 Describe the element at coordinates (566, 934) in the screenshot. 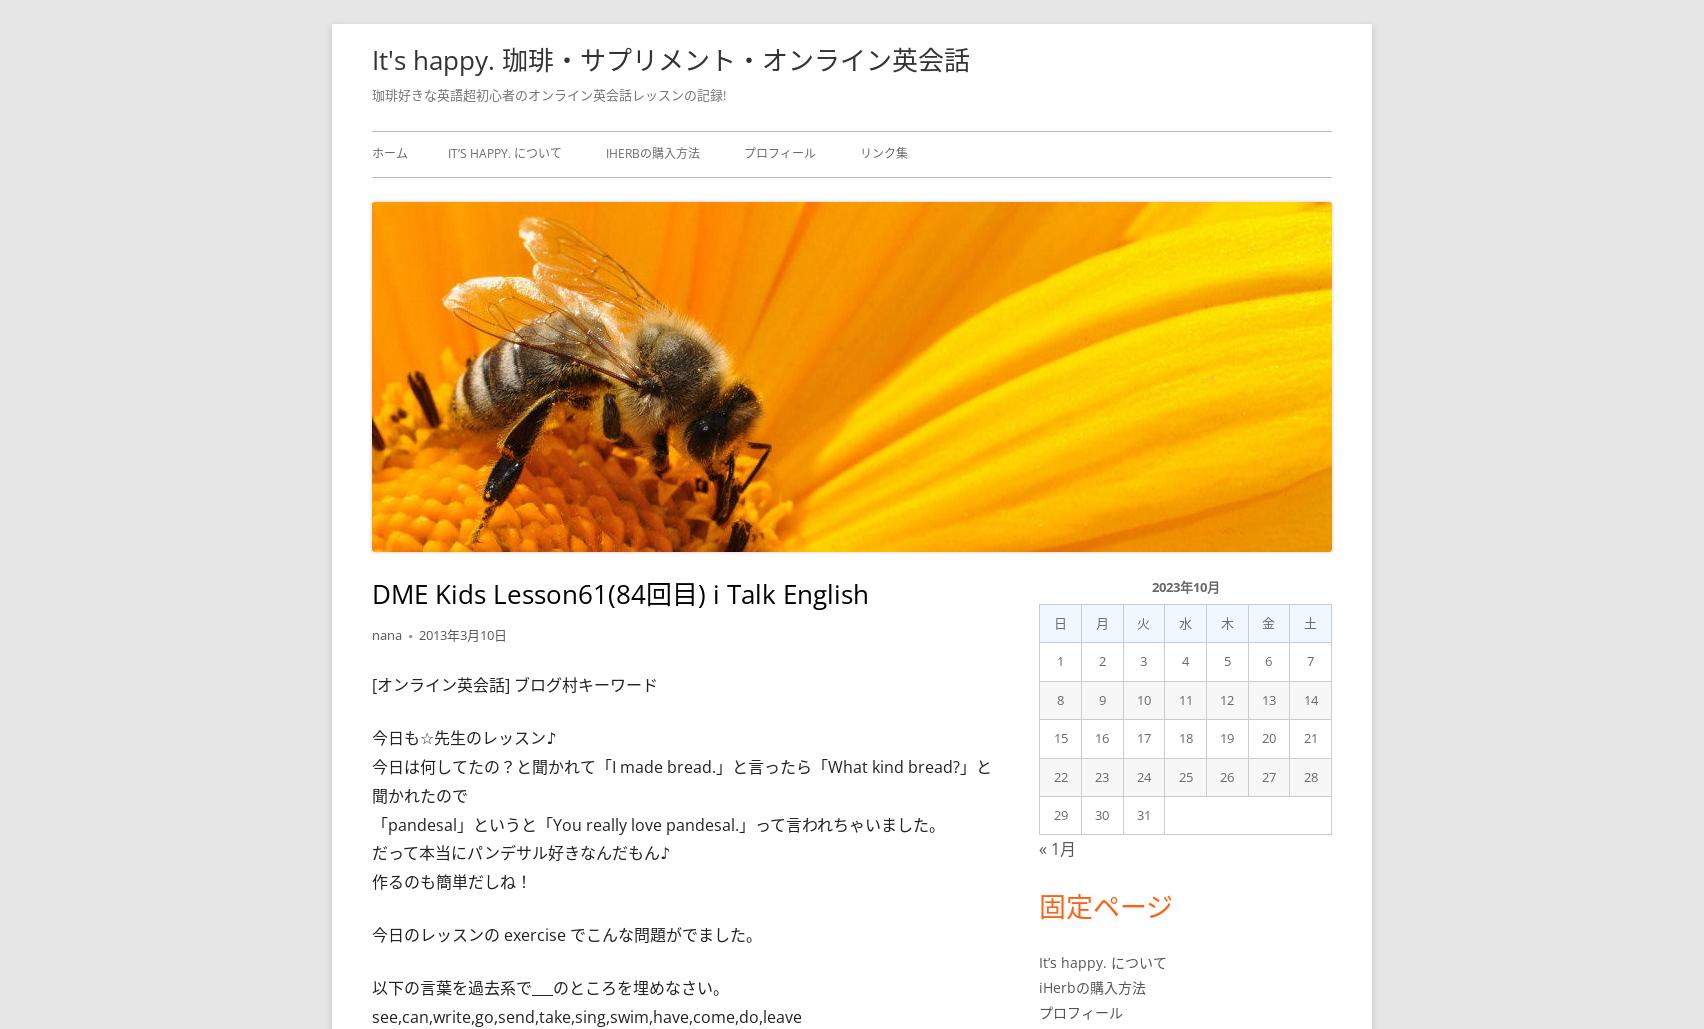

I see `'今日のレッスンの exercise でこんな問題がでました。'` at that location.